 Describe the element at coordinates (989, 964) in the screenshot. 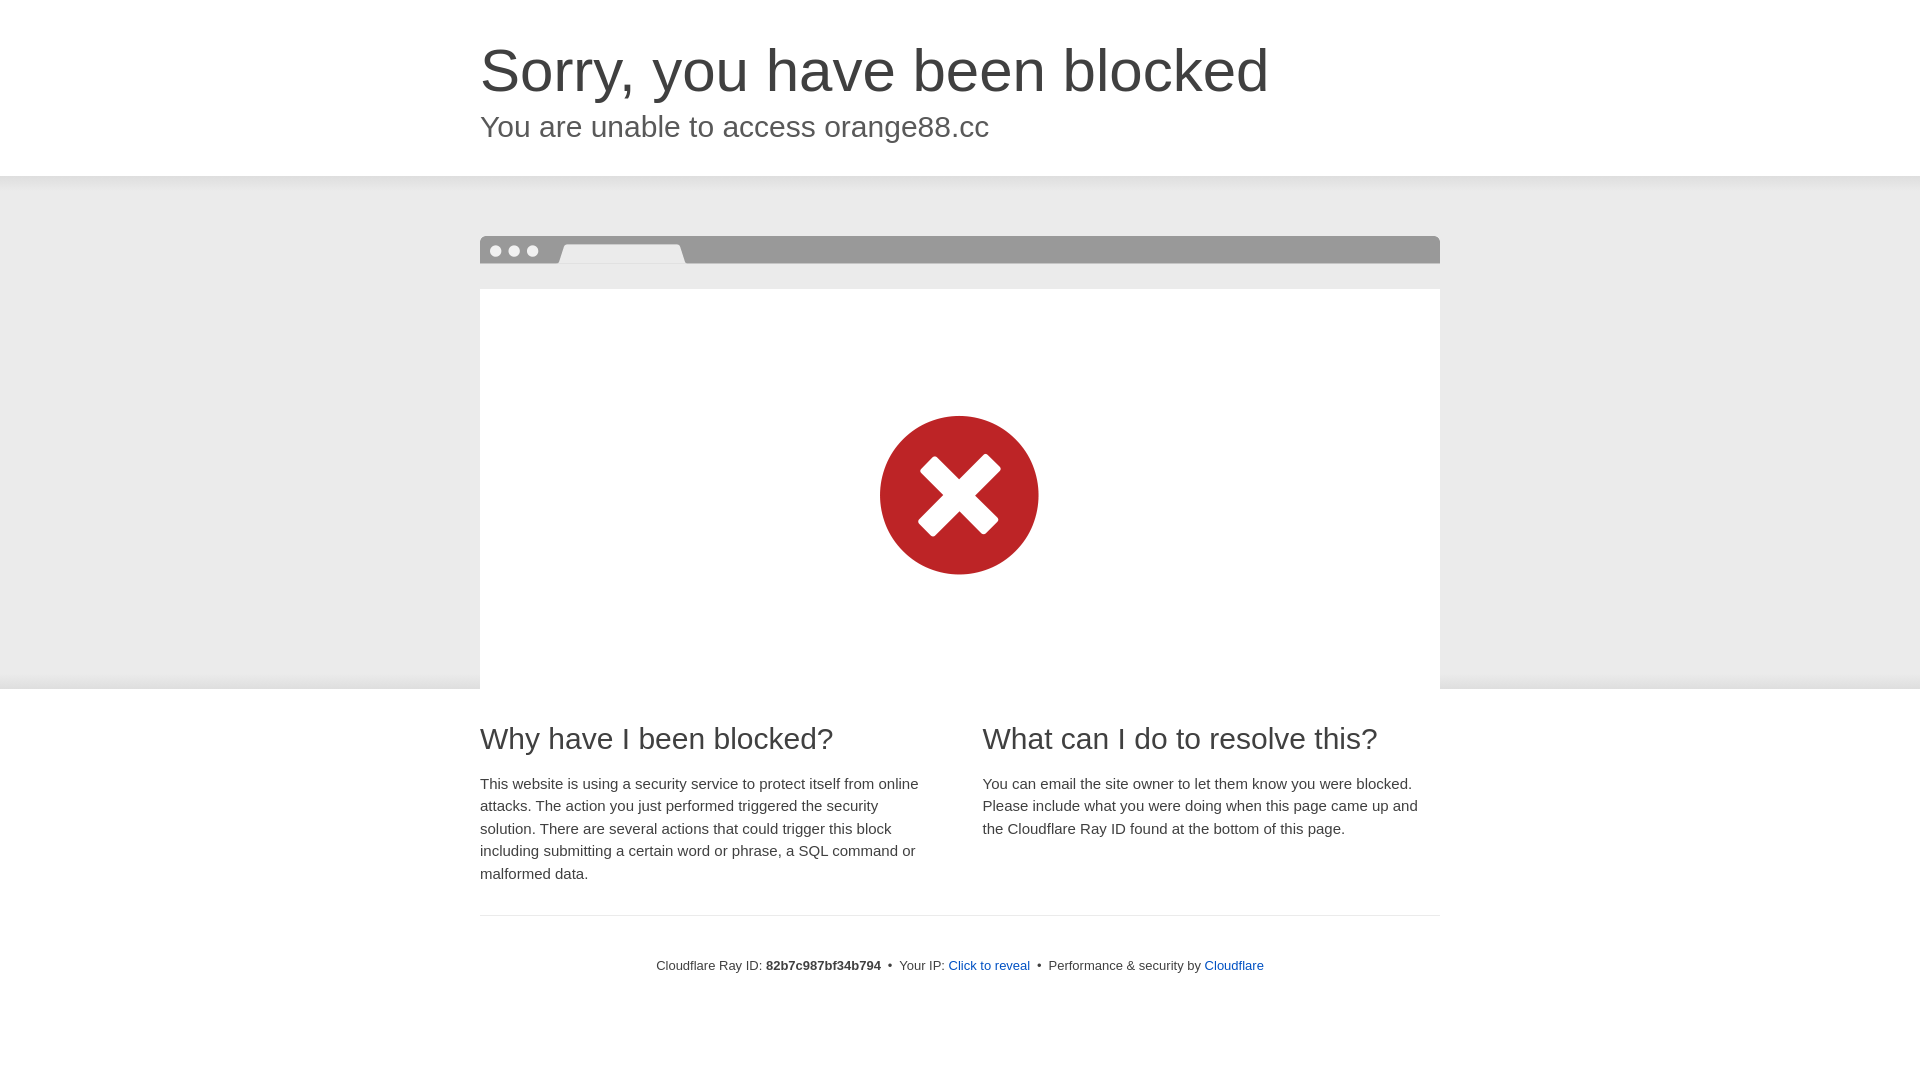

I see `'Click to reveal'` at that location.